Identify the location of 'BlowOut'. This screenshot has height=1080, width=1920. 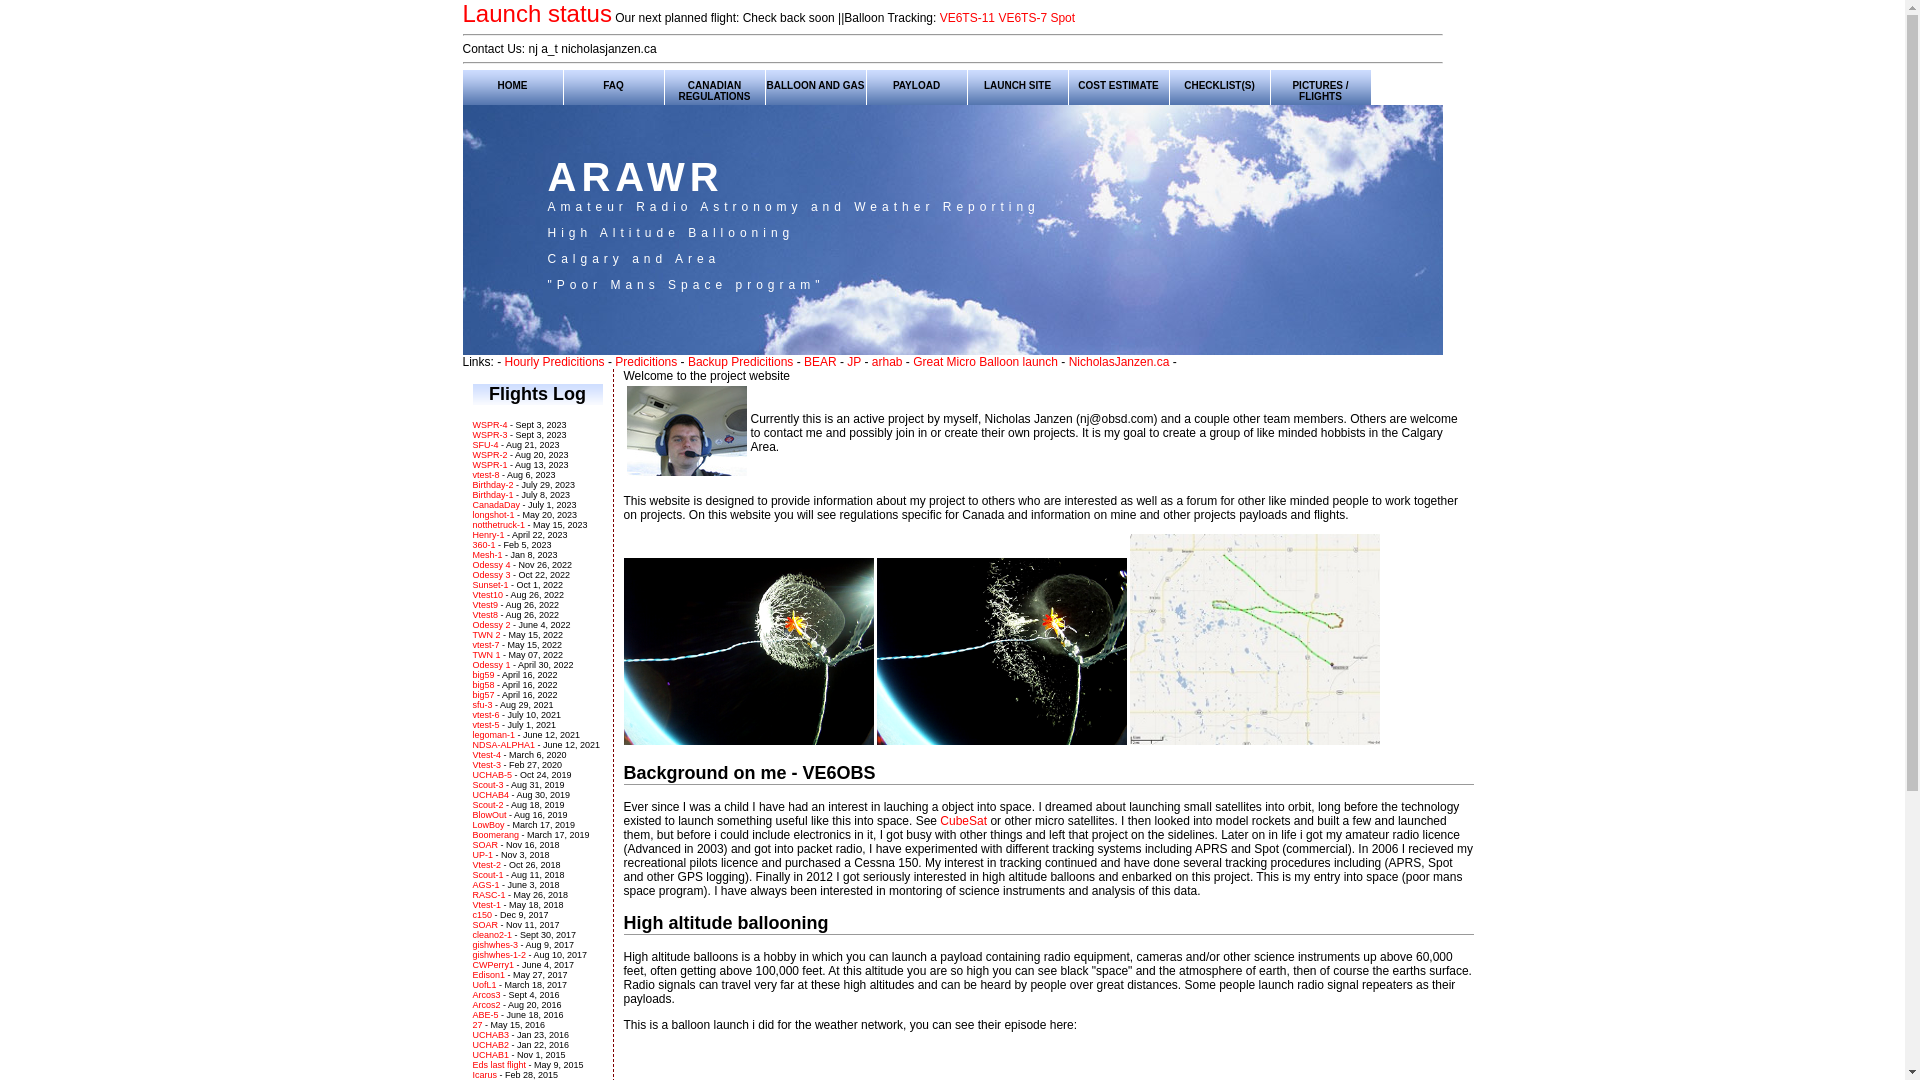
(489, 814).